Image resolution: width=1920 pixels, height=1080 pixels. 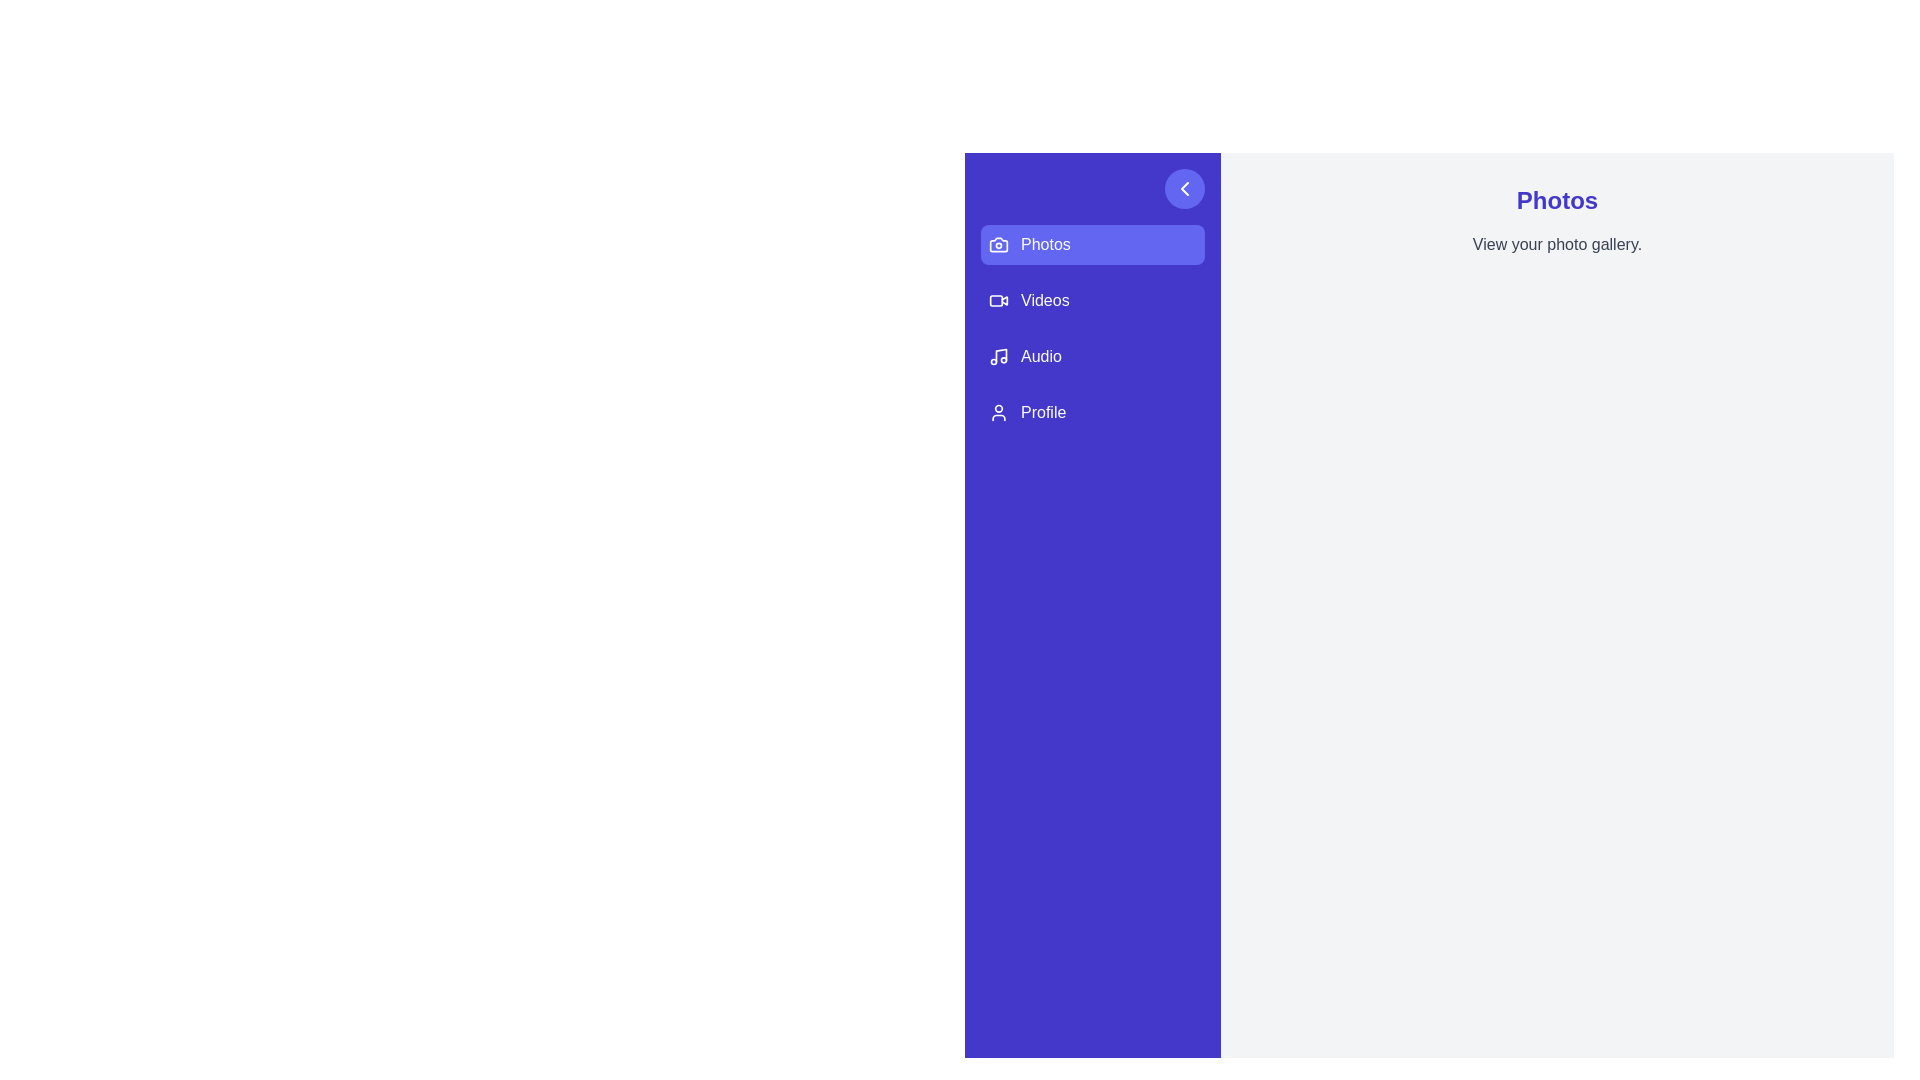 What do you see at coordinates (998, 300) in the screenshot?
I see `the 'Videos' menu item icon located in the vertical sidebar menu, positioned second from the top below the 'Photos' menu item` at bounding box center [998, 300].